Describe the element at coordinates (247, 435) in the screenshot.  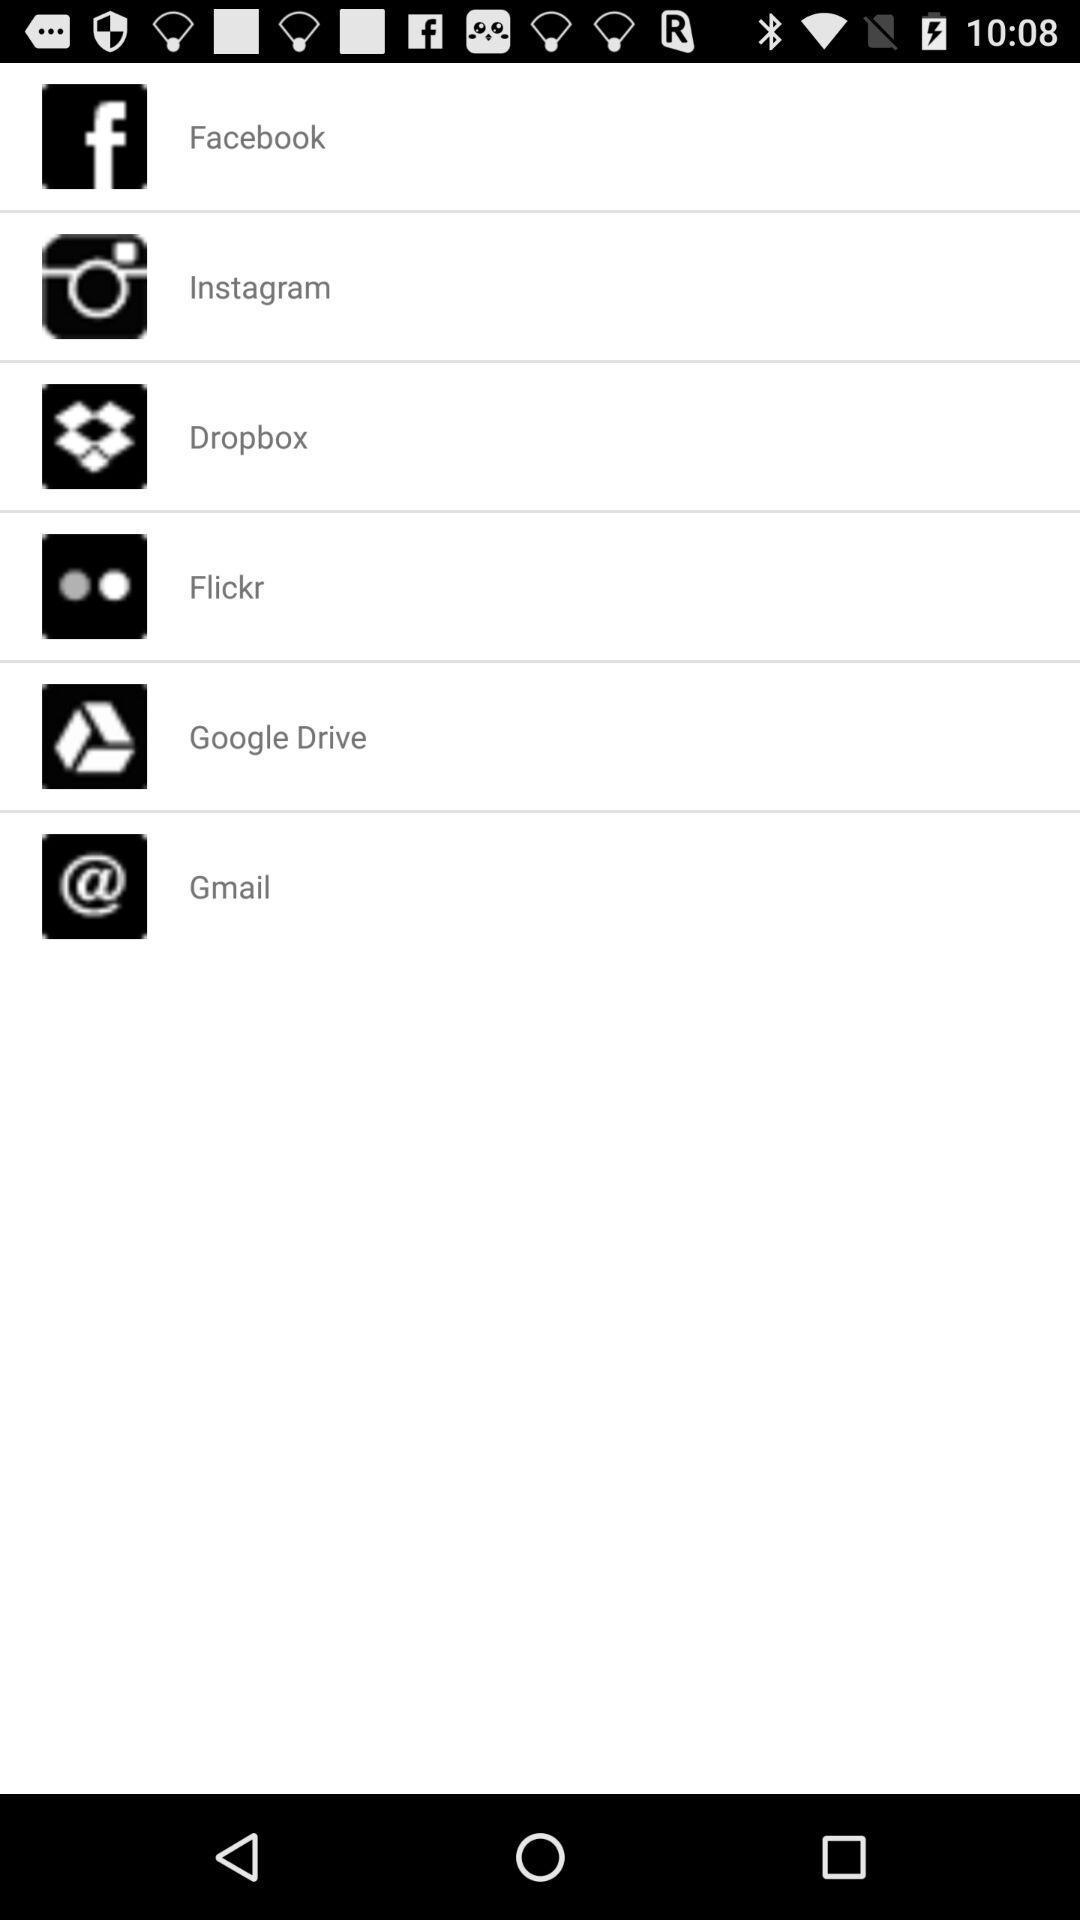
I see `the dropbox icon` at that location.